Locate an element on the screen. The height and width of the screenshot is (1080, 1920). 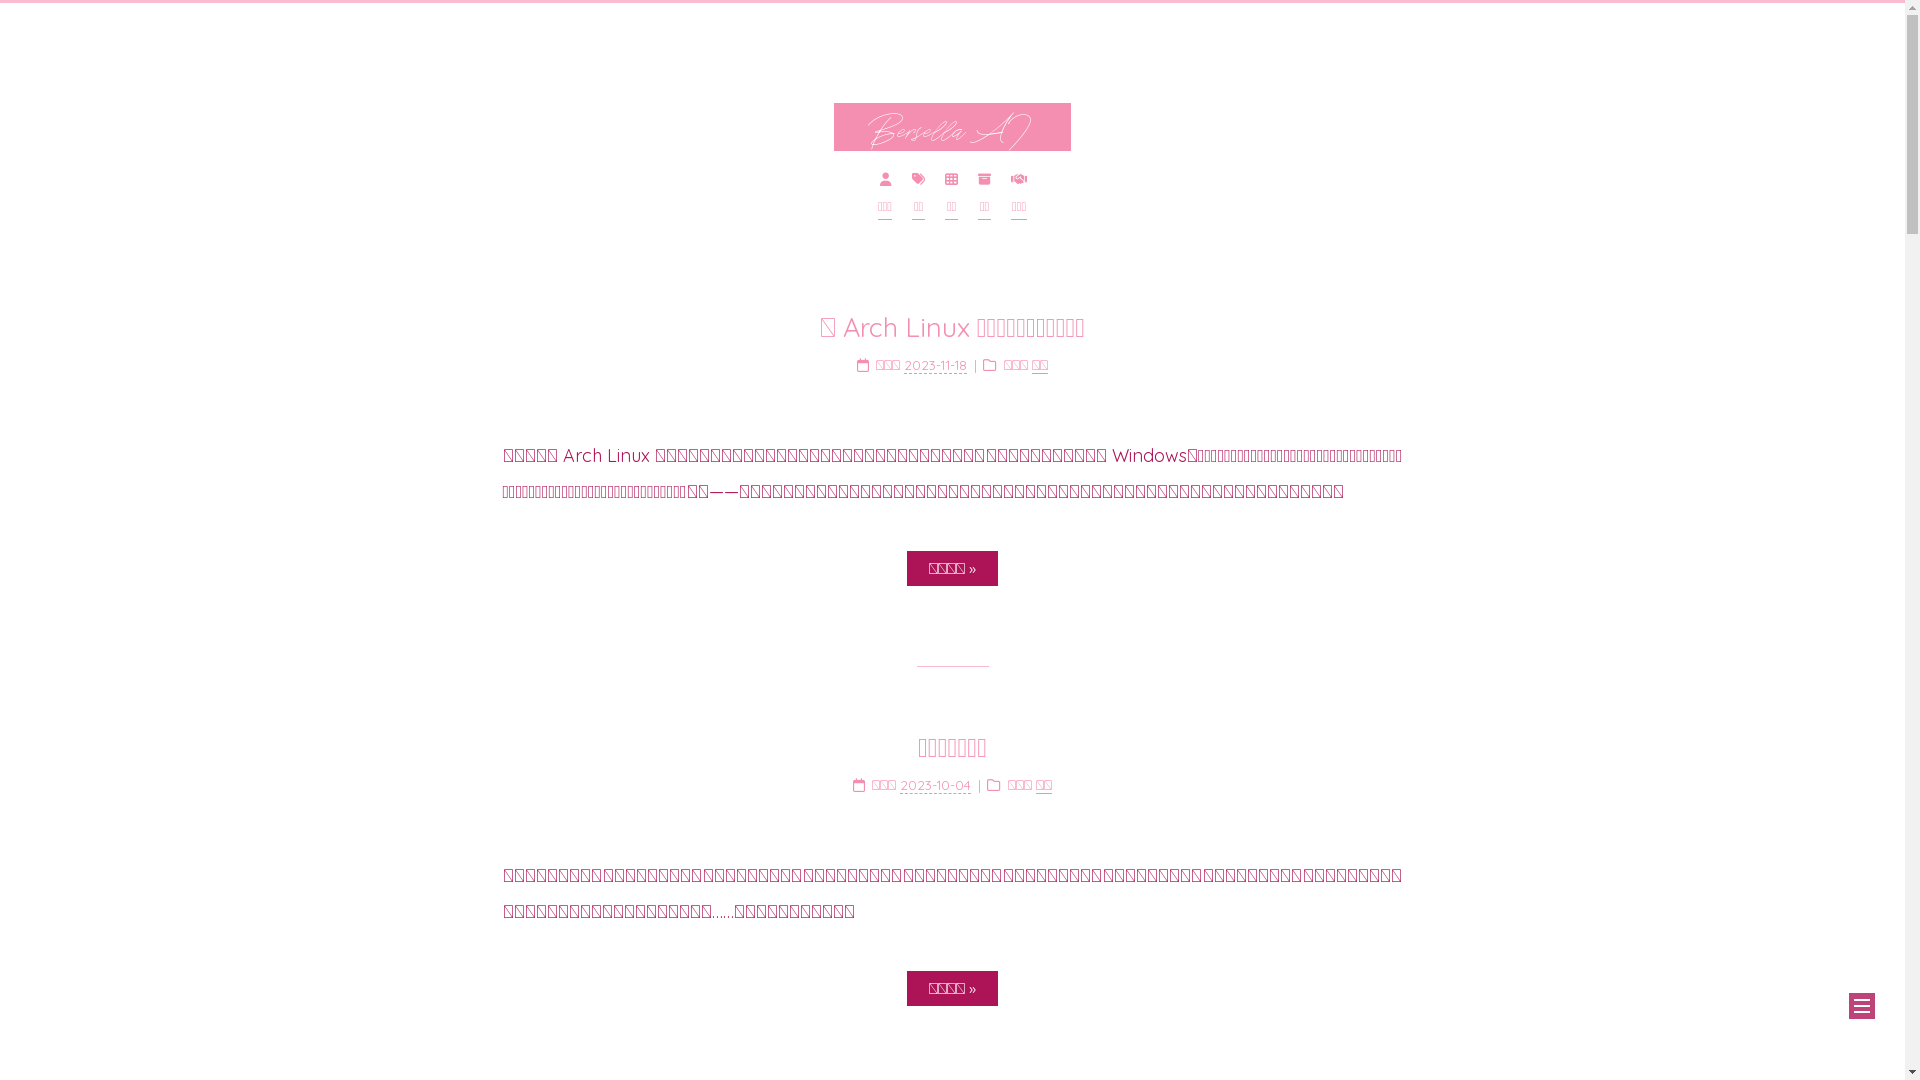
'Bersella AI' is located at coordinates (951, 127).